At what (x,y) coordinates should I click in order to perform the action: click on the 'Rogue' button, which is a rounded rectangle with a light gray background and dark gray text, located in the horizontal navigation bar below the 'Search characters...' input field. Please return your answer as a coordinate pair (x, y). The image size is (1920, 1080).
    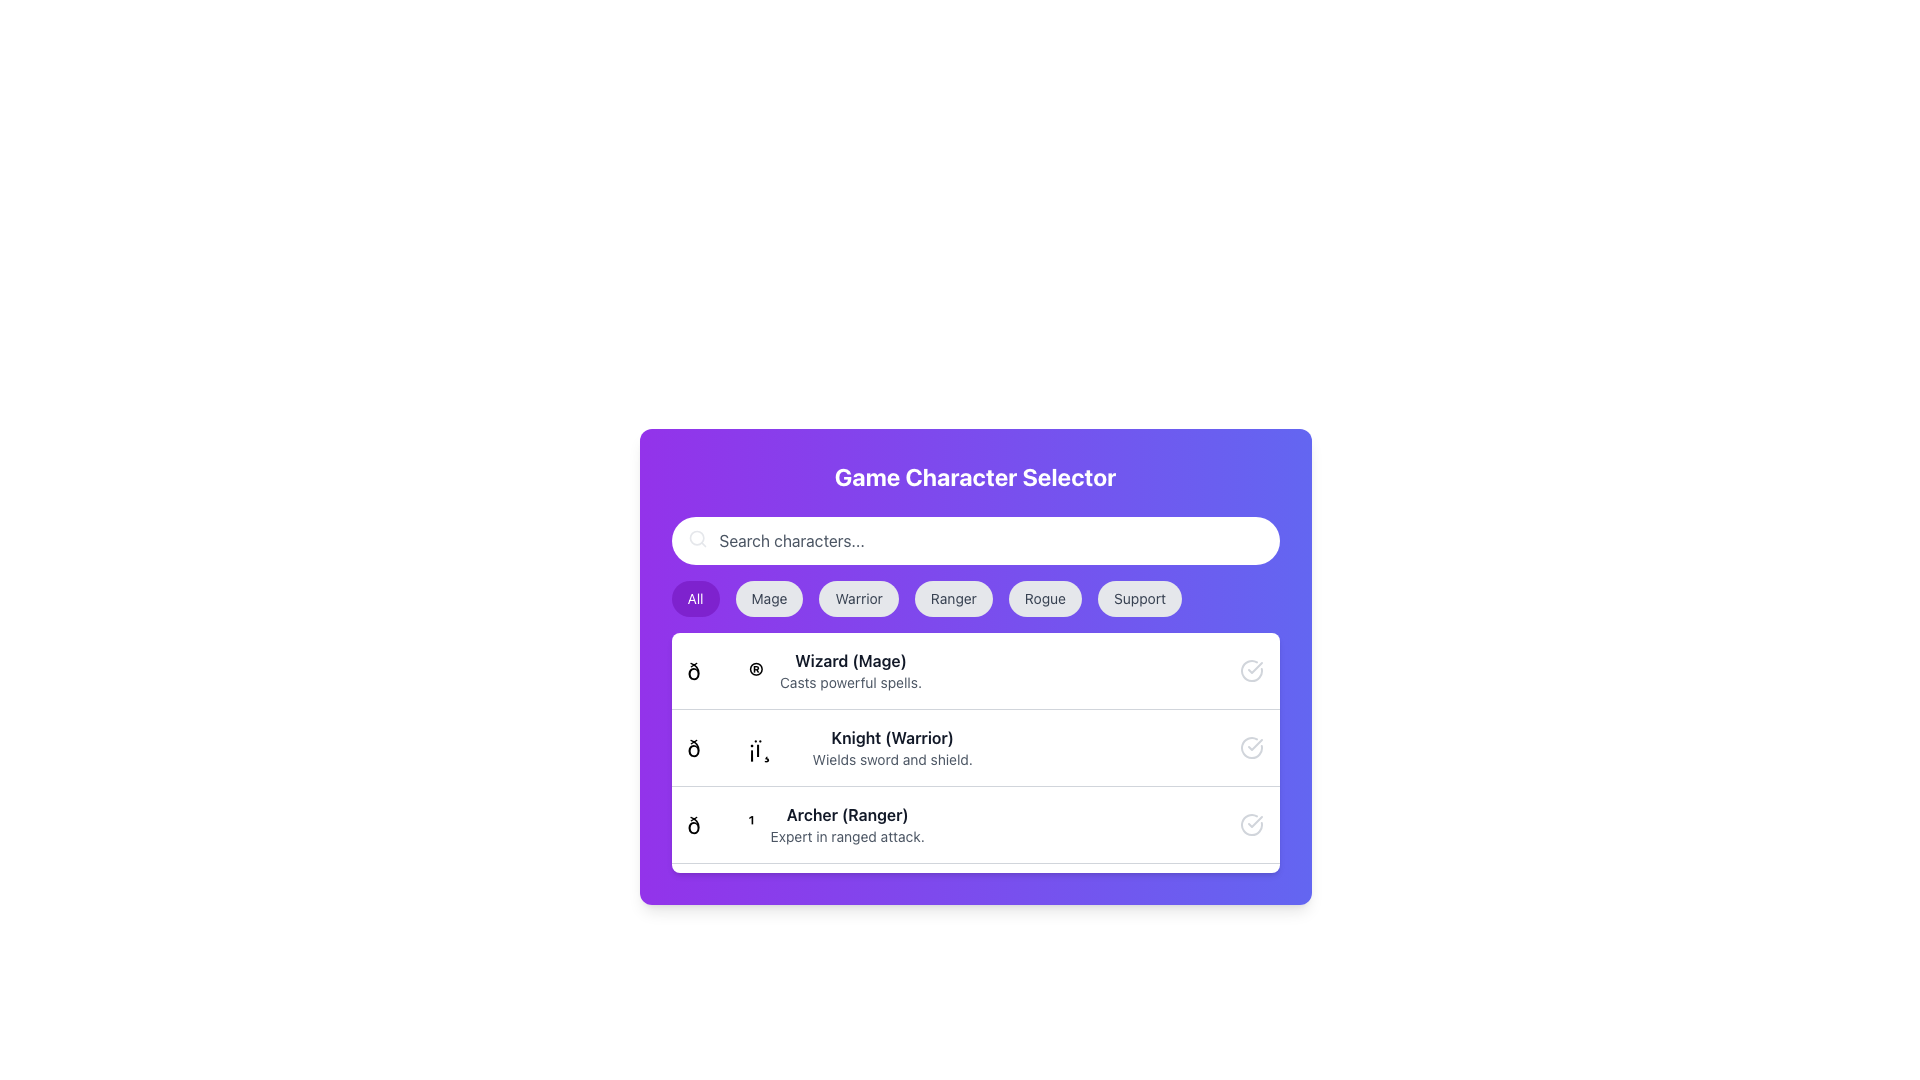
    Looking at the image, I should click on (1044, 597).